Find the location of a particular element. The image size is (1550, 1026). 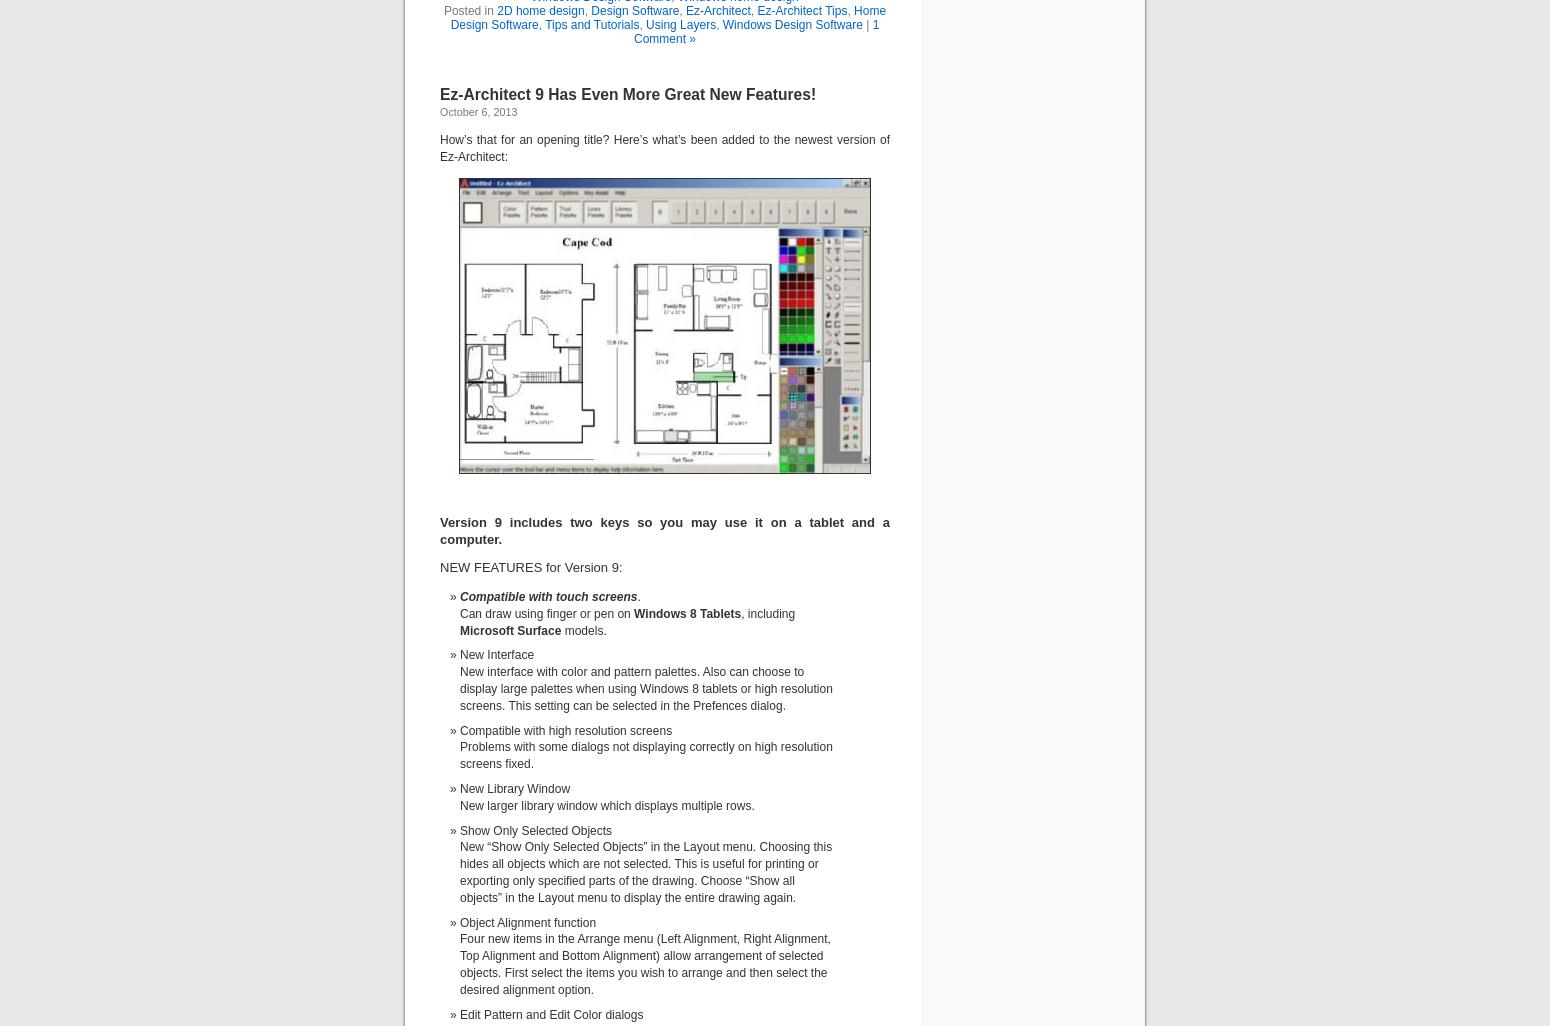

'New larger library window which displays multiple rows.' is located at coordinates (606, 803).